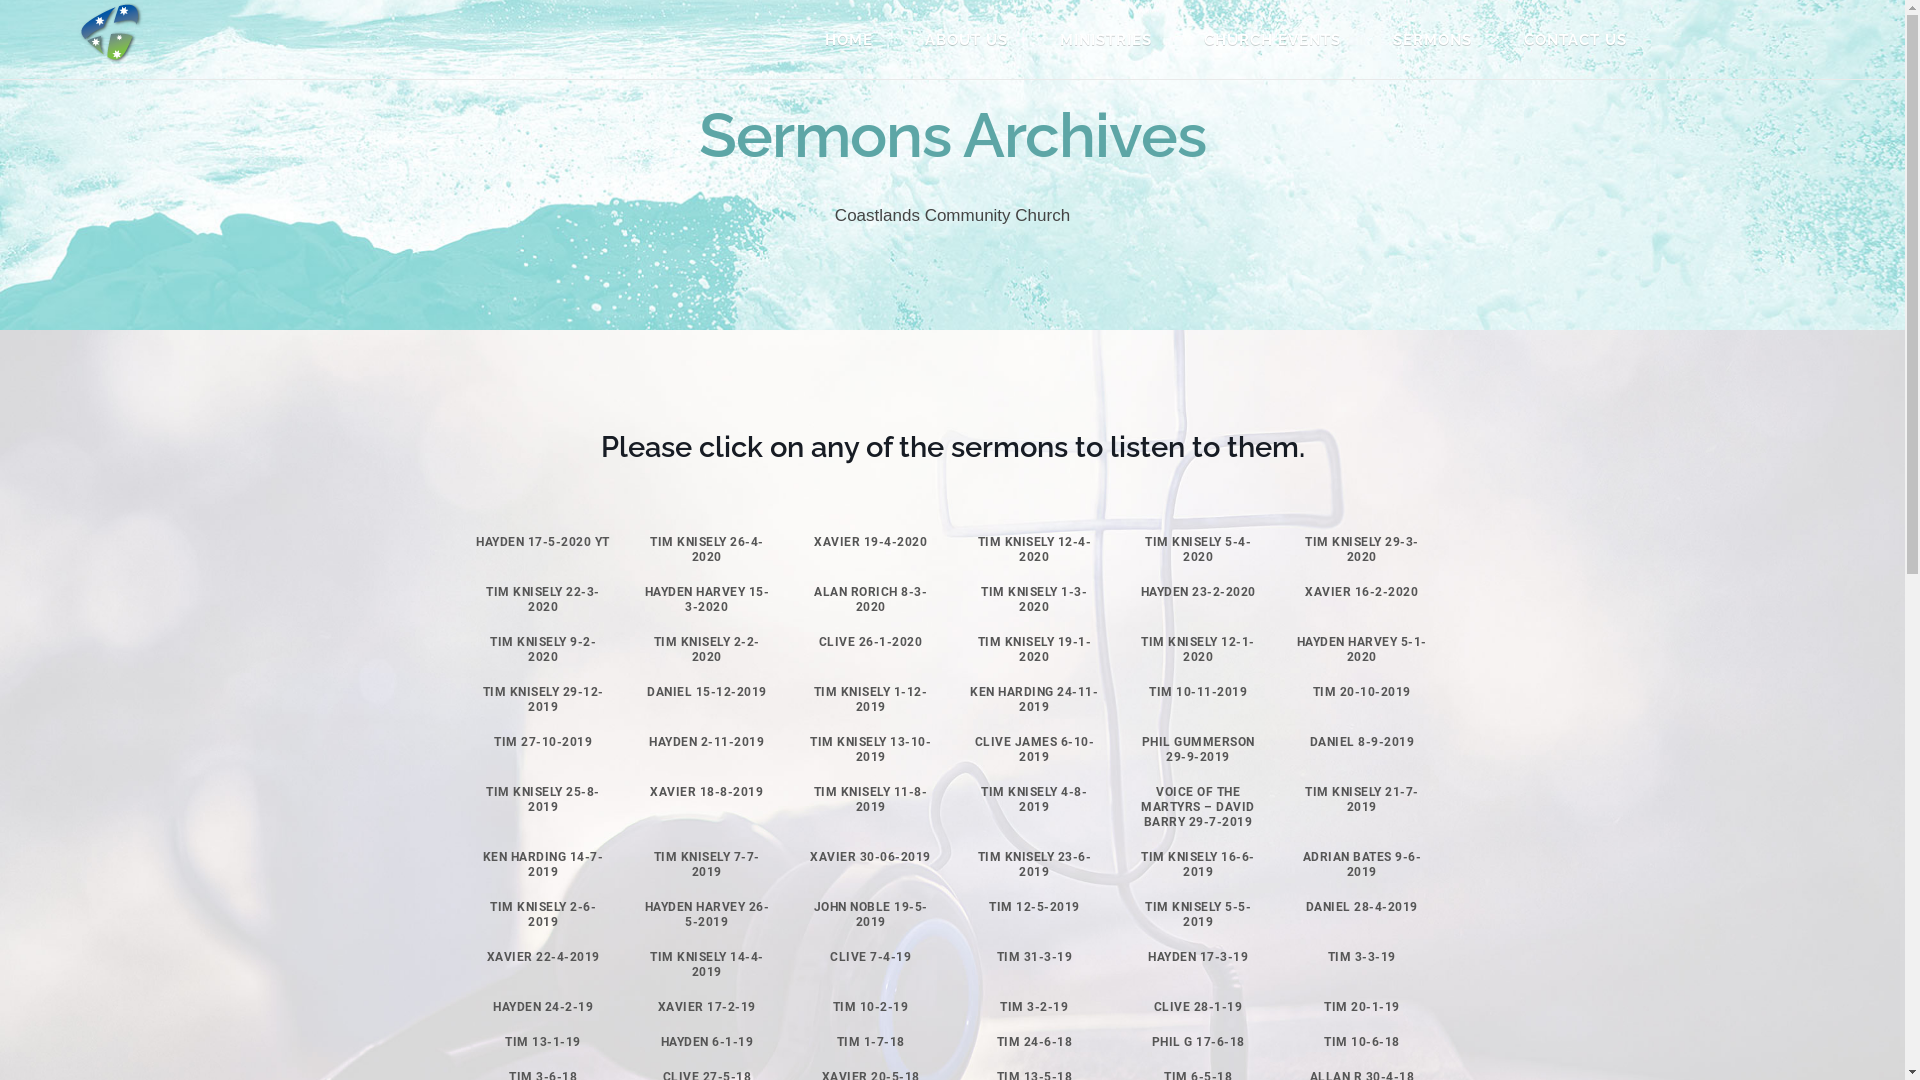  Describe the element at coordinates (707, 914) in the screenshot. I see `'HAYDEN HARVEY 26-5-2019'` at that location.